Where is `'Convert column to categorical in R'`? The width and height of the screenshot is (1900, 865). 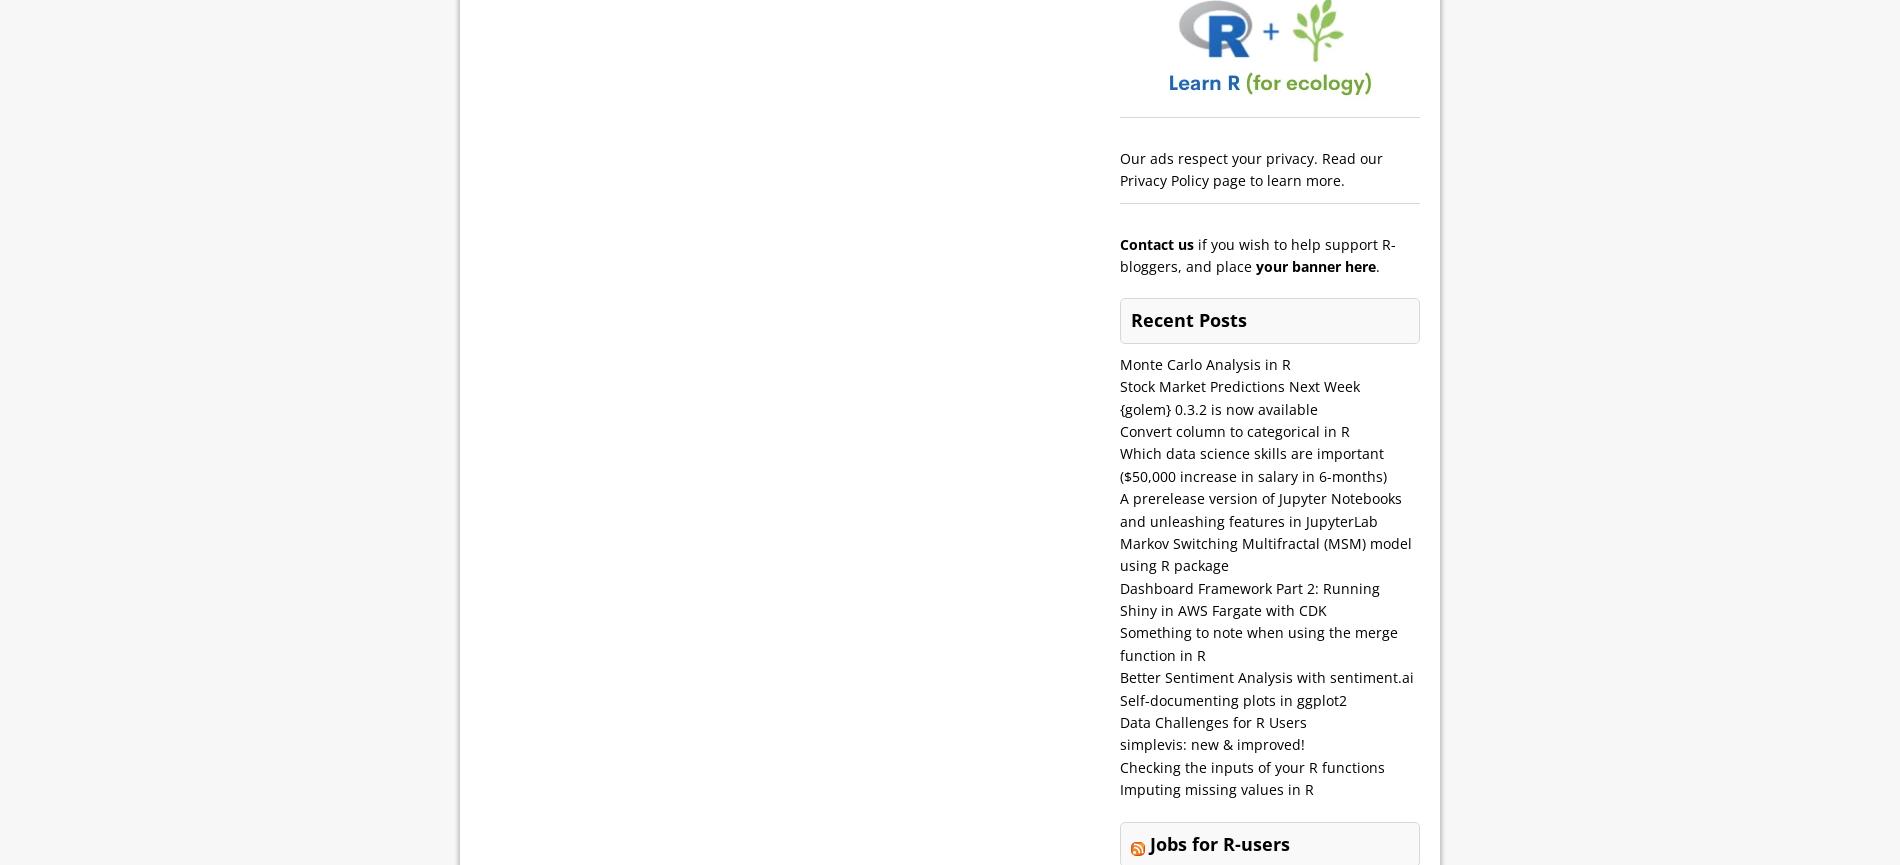 'Convert column to categorical in R' is located at coordinates (1120, 430).